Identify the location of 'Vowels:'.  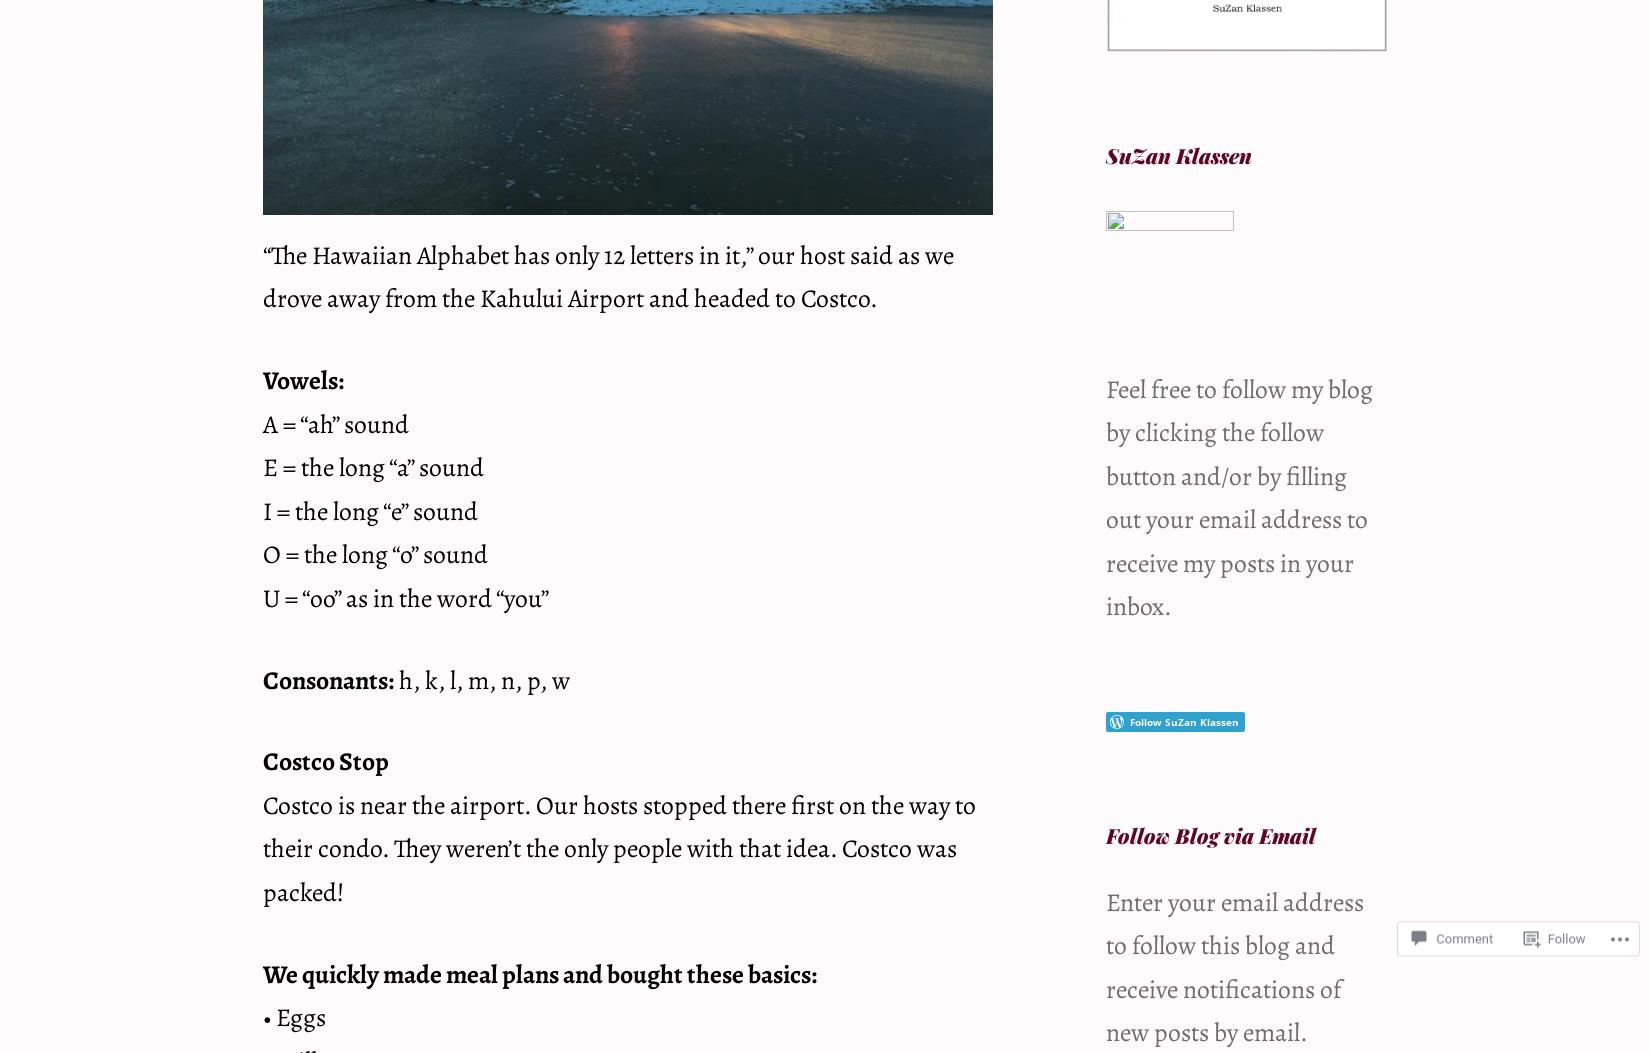
(303, 379).